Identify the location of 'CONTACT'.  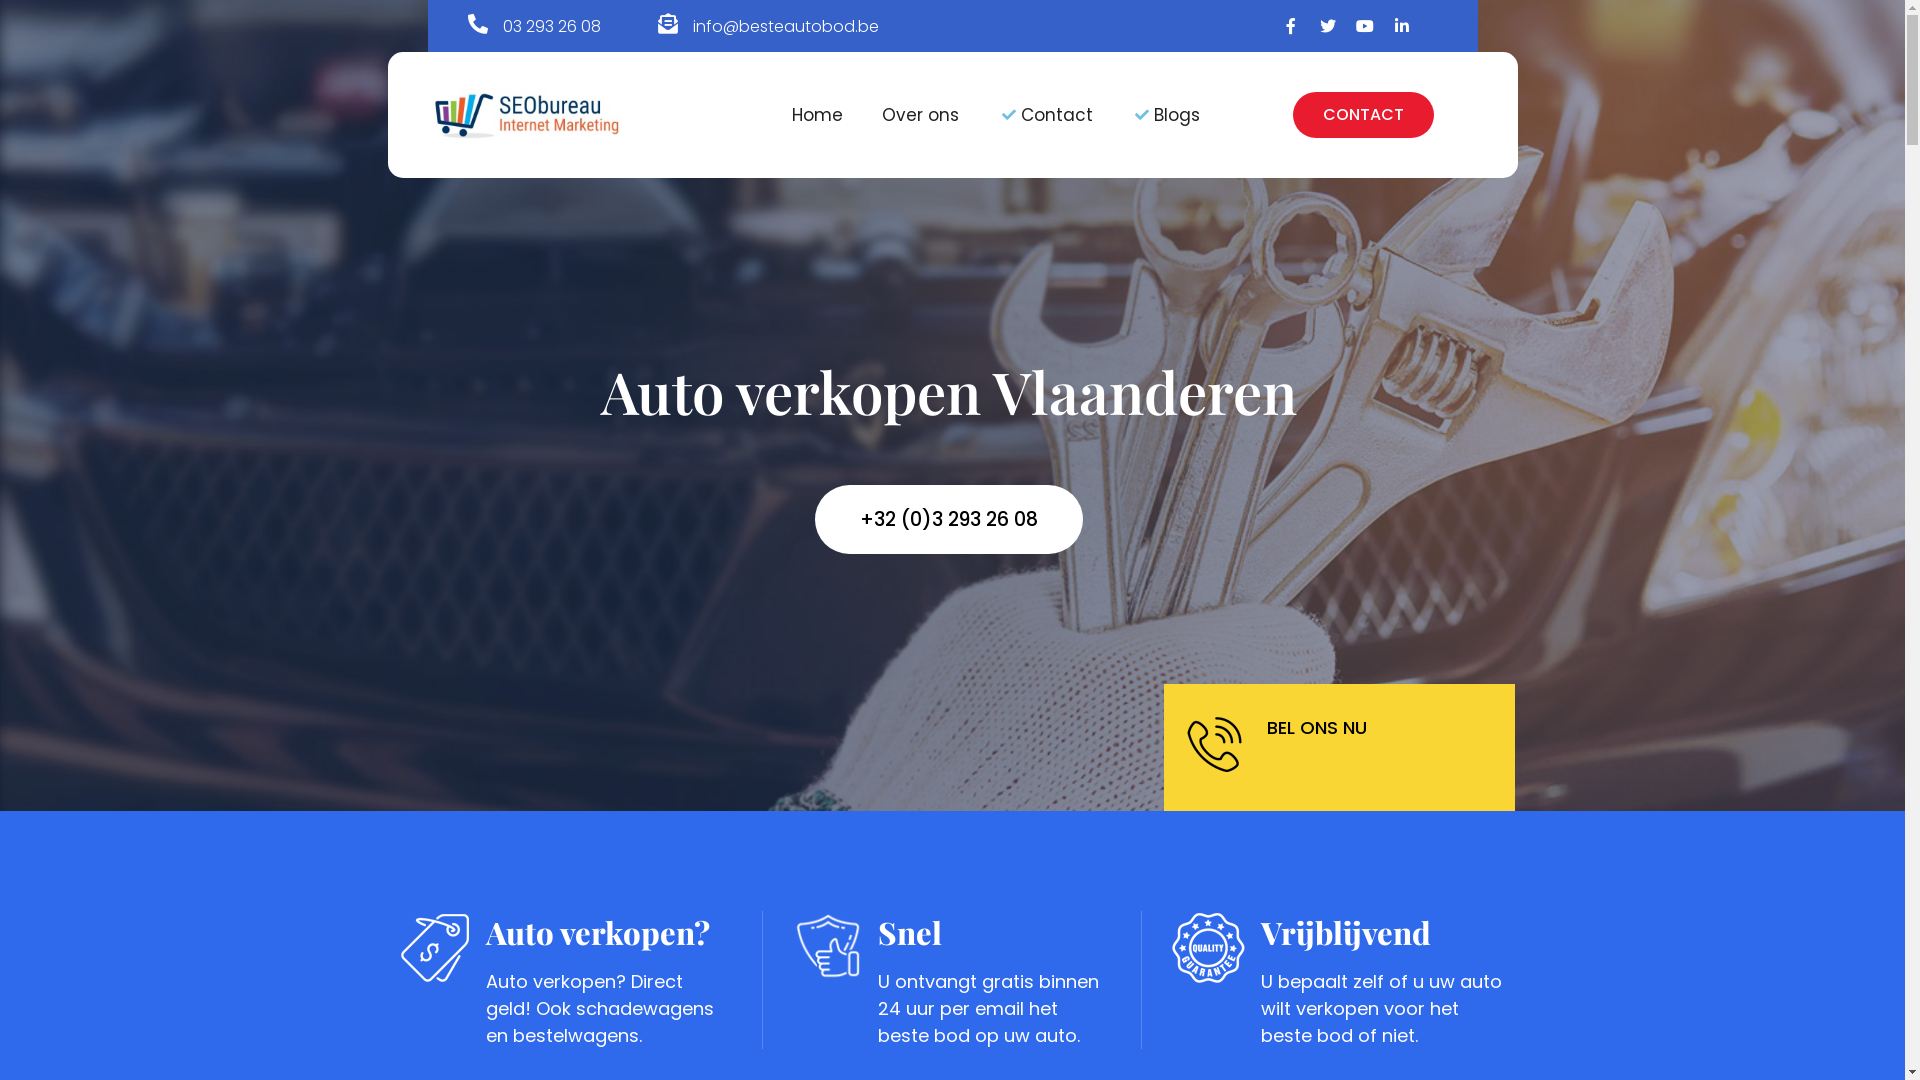
(1362, 115).